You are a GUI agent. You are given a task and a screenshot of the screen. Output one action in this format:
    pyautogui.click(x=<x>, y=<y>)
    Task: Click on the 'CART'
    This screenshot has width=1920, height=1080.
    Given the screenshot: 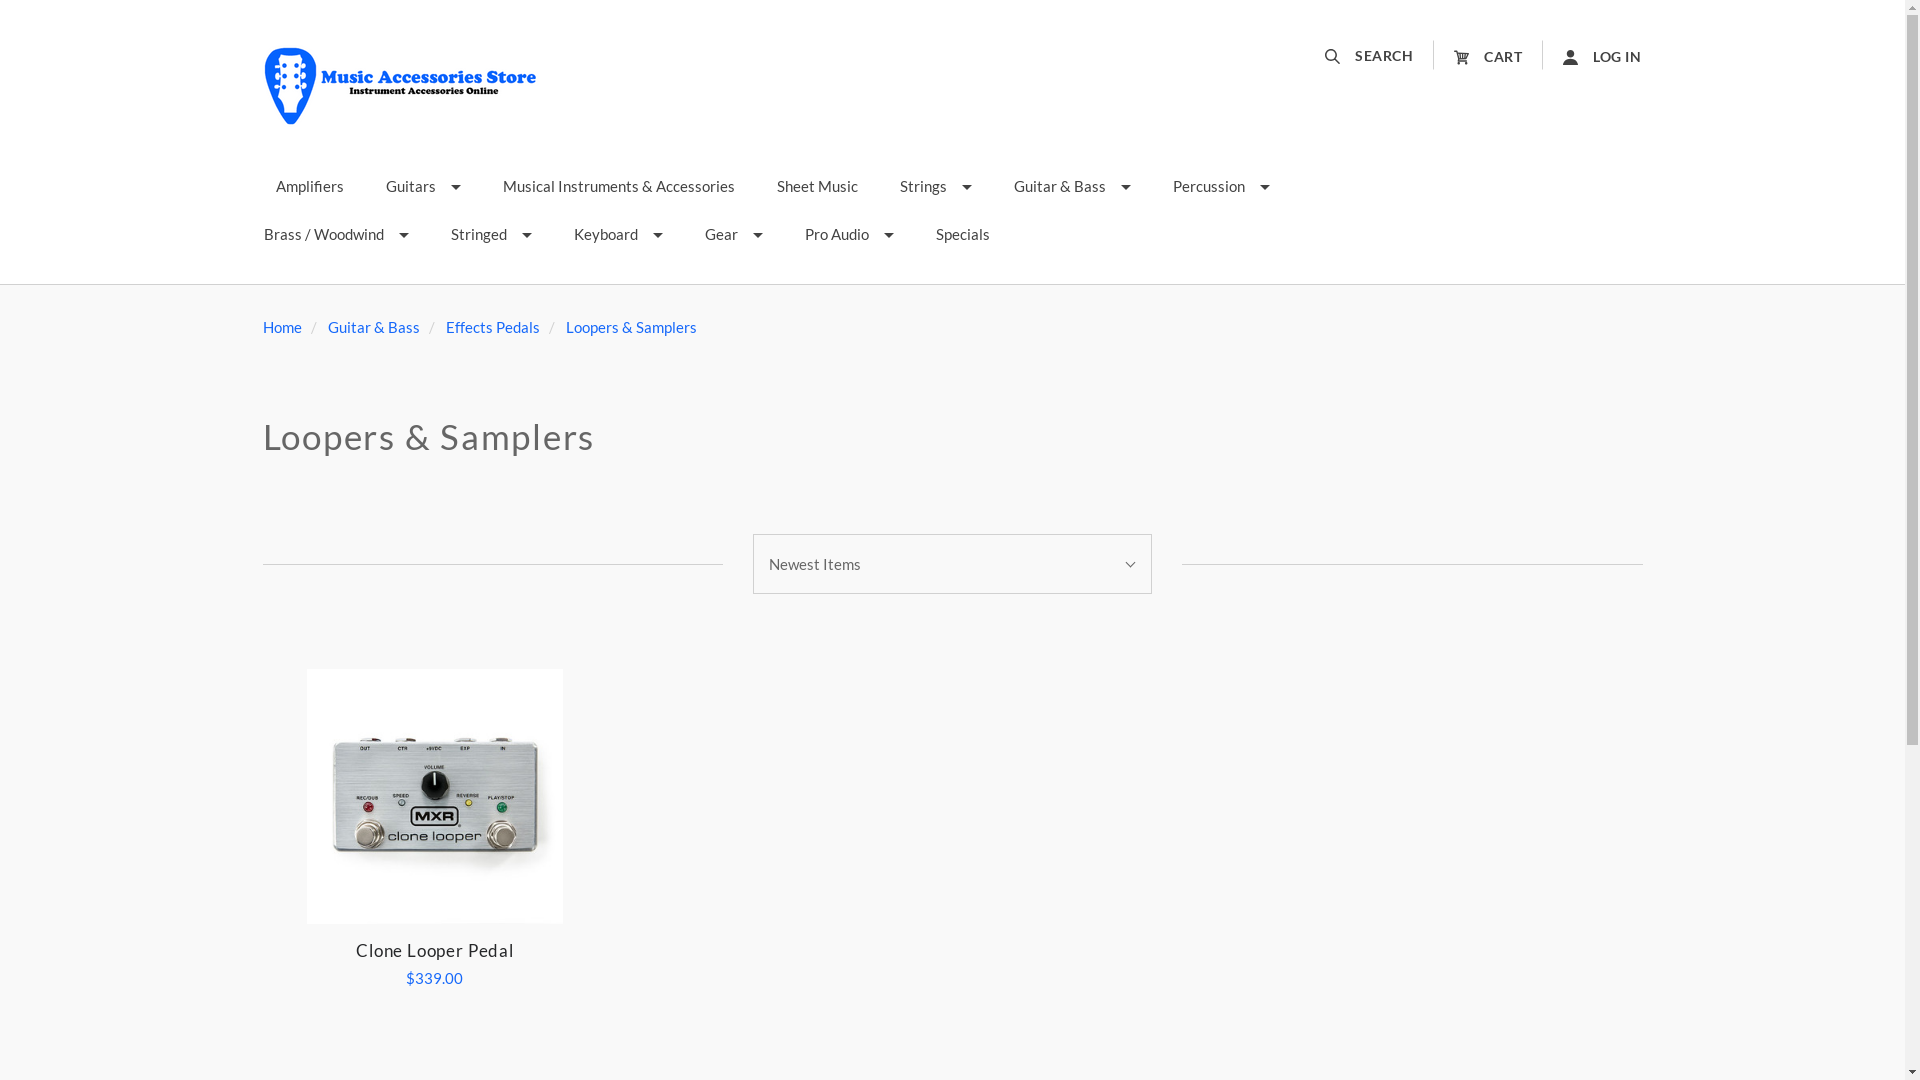 What is the action you would take?
    pyautogui.click(x=1488, y=55)
    